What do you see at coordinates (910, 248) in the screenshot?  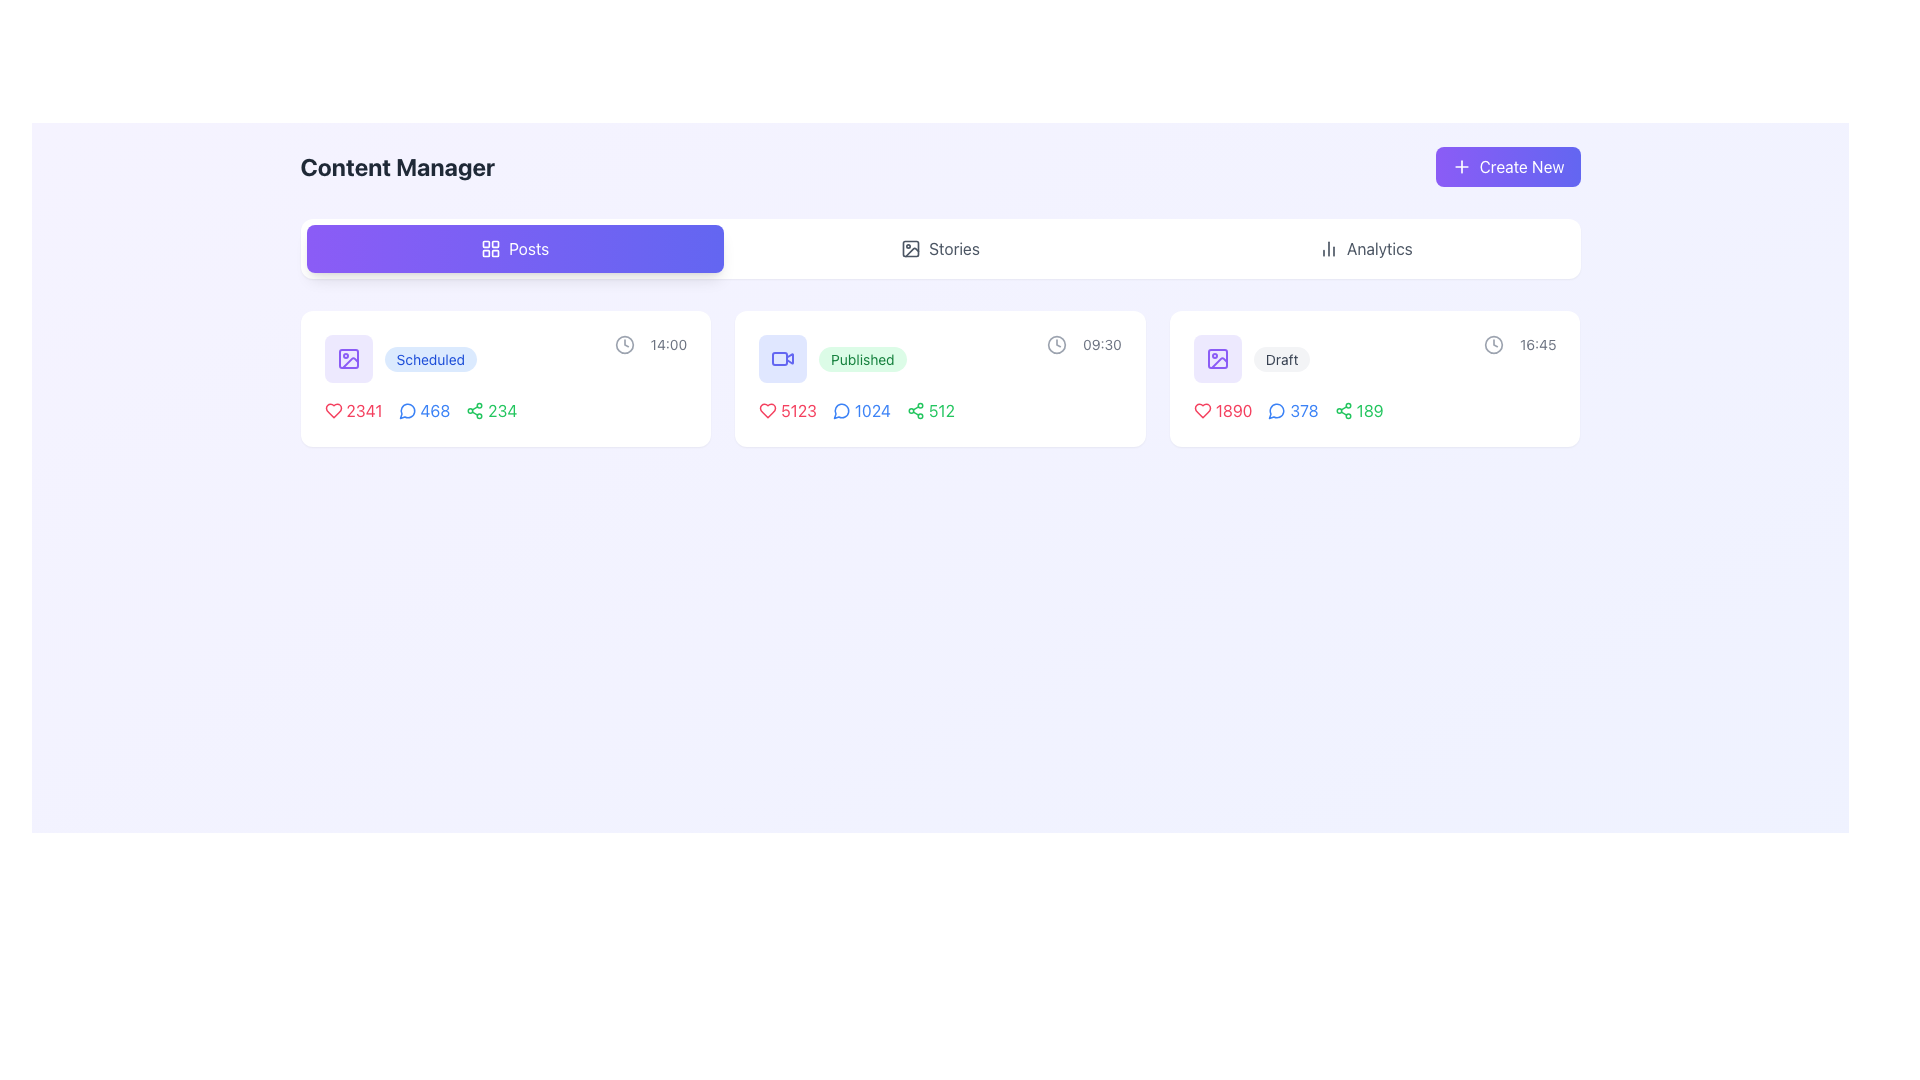 I see `the image icon located in the 'Stories' segment of the navigation bar, which is characterized by a rectangular outline with rounded corners and a circular shape inside` at bounding box center [910, 248].